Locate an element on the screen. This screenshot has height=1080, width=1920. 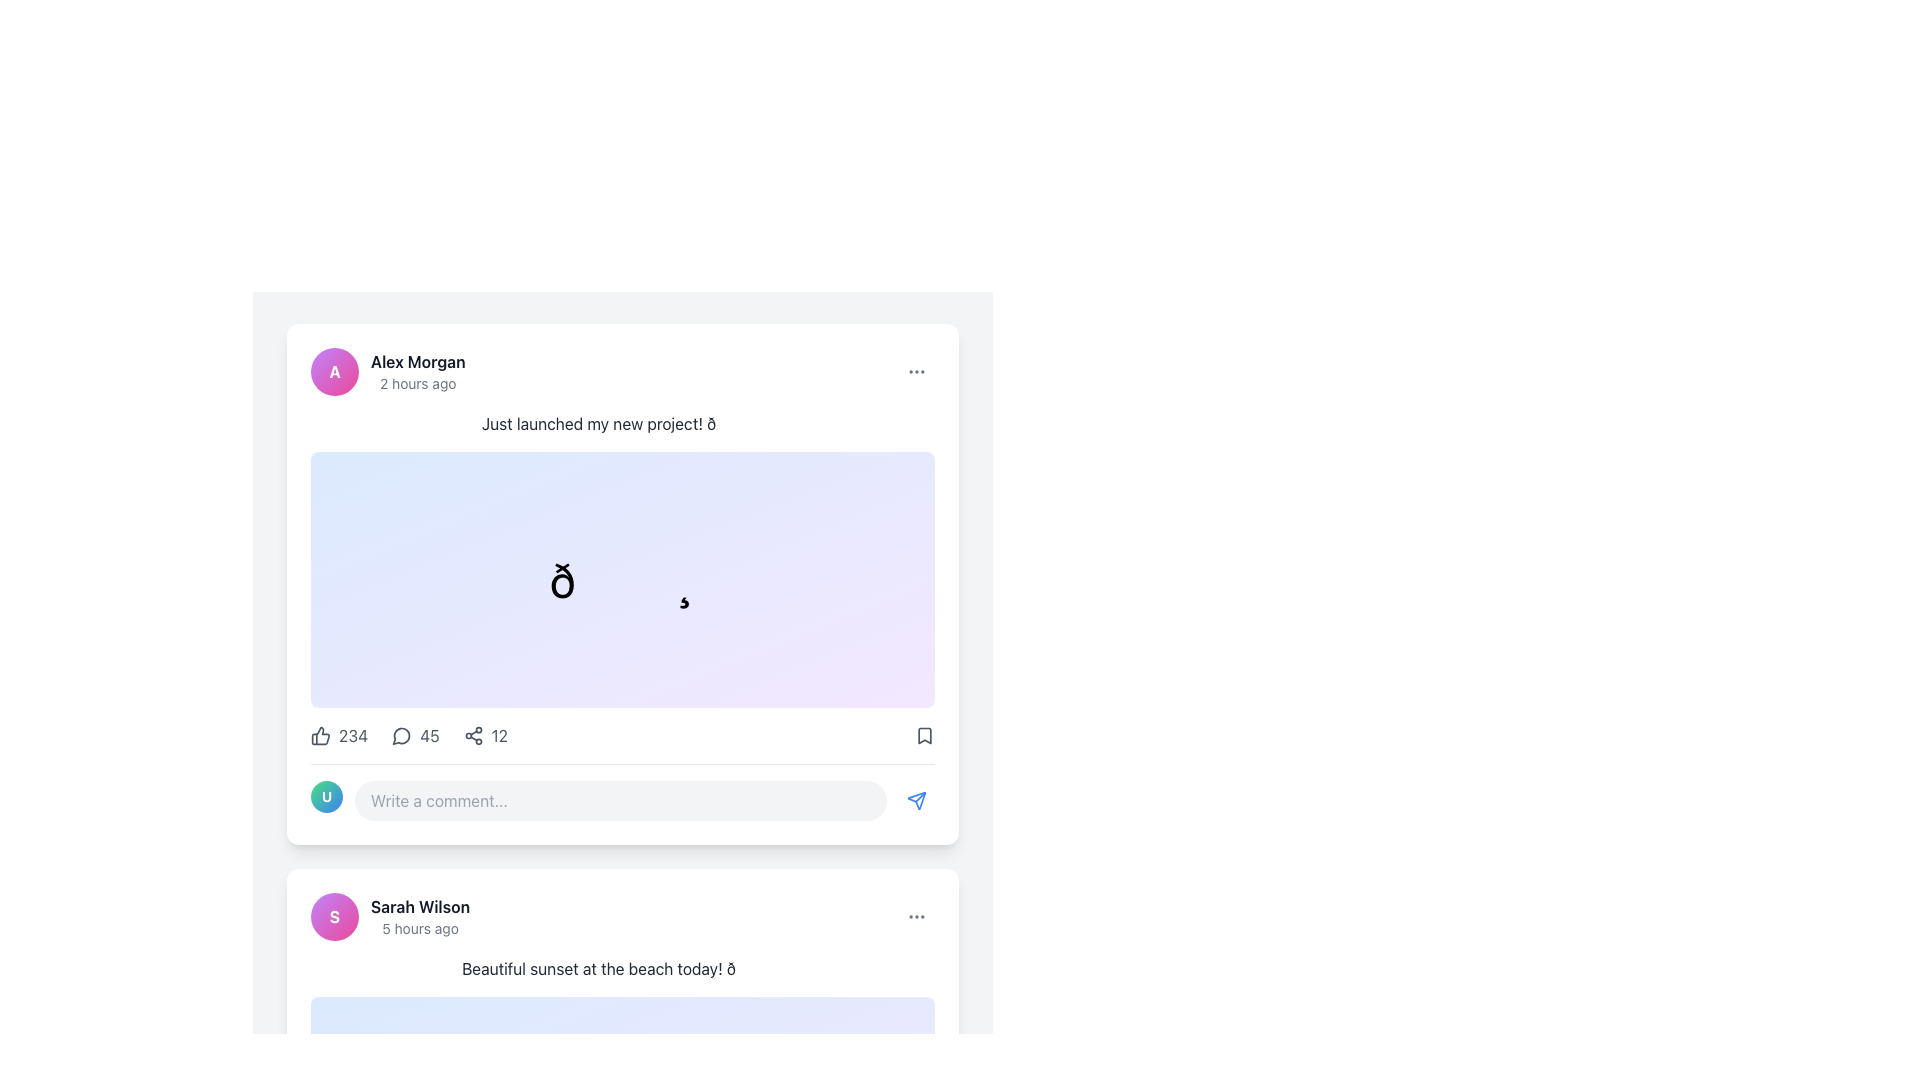
the first avatar and text component in the post, which features a circular avatar with a bold 'S' and the name 'Sarah Wilson' in bold gray text, along with a timestamp below it is located at coordinates (390, 917).